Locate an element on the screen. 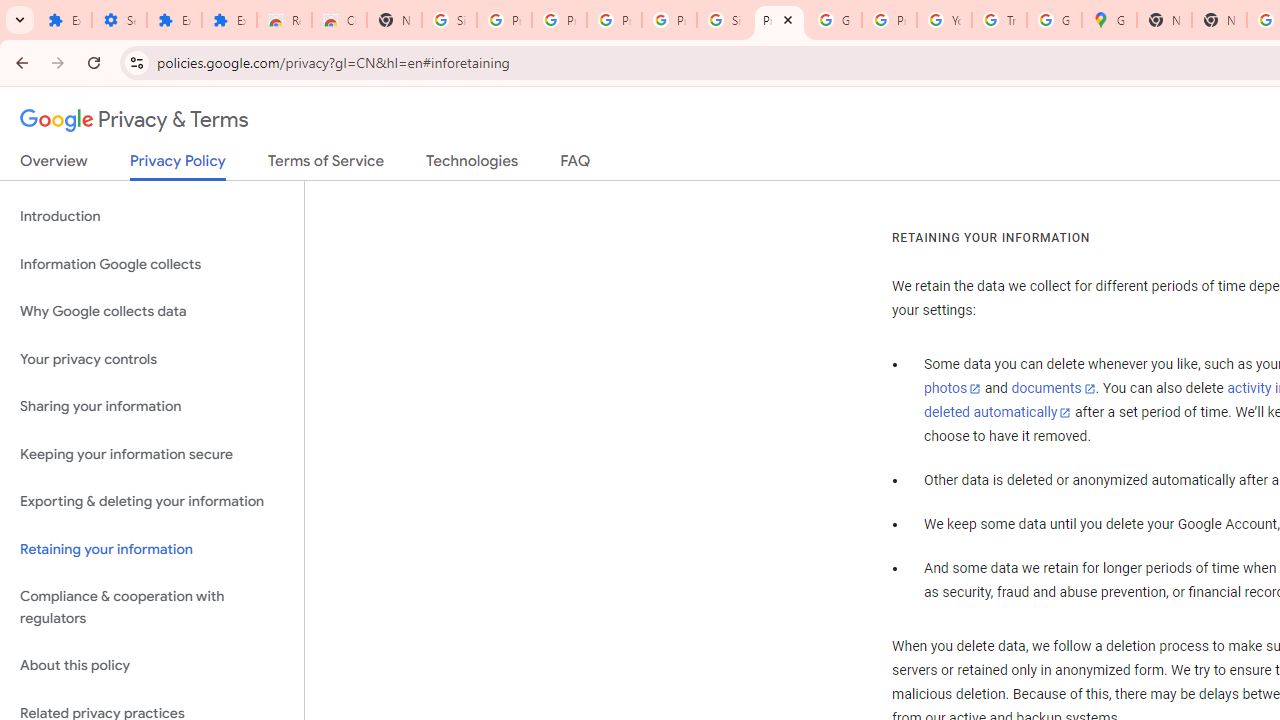  'Extensions' is located at coordinates (174, 20).